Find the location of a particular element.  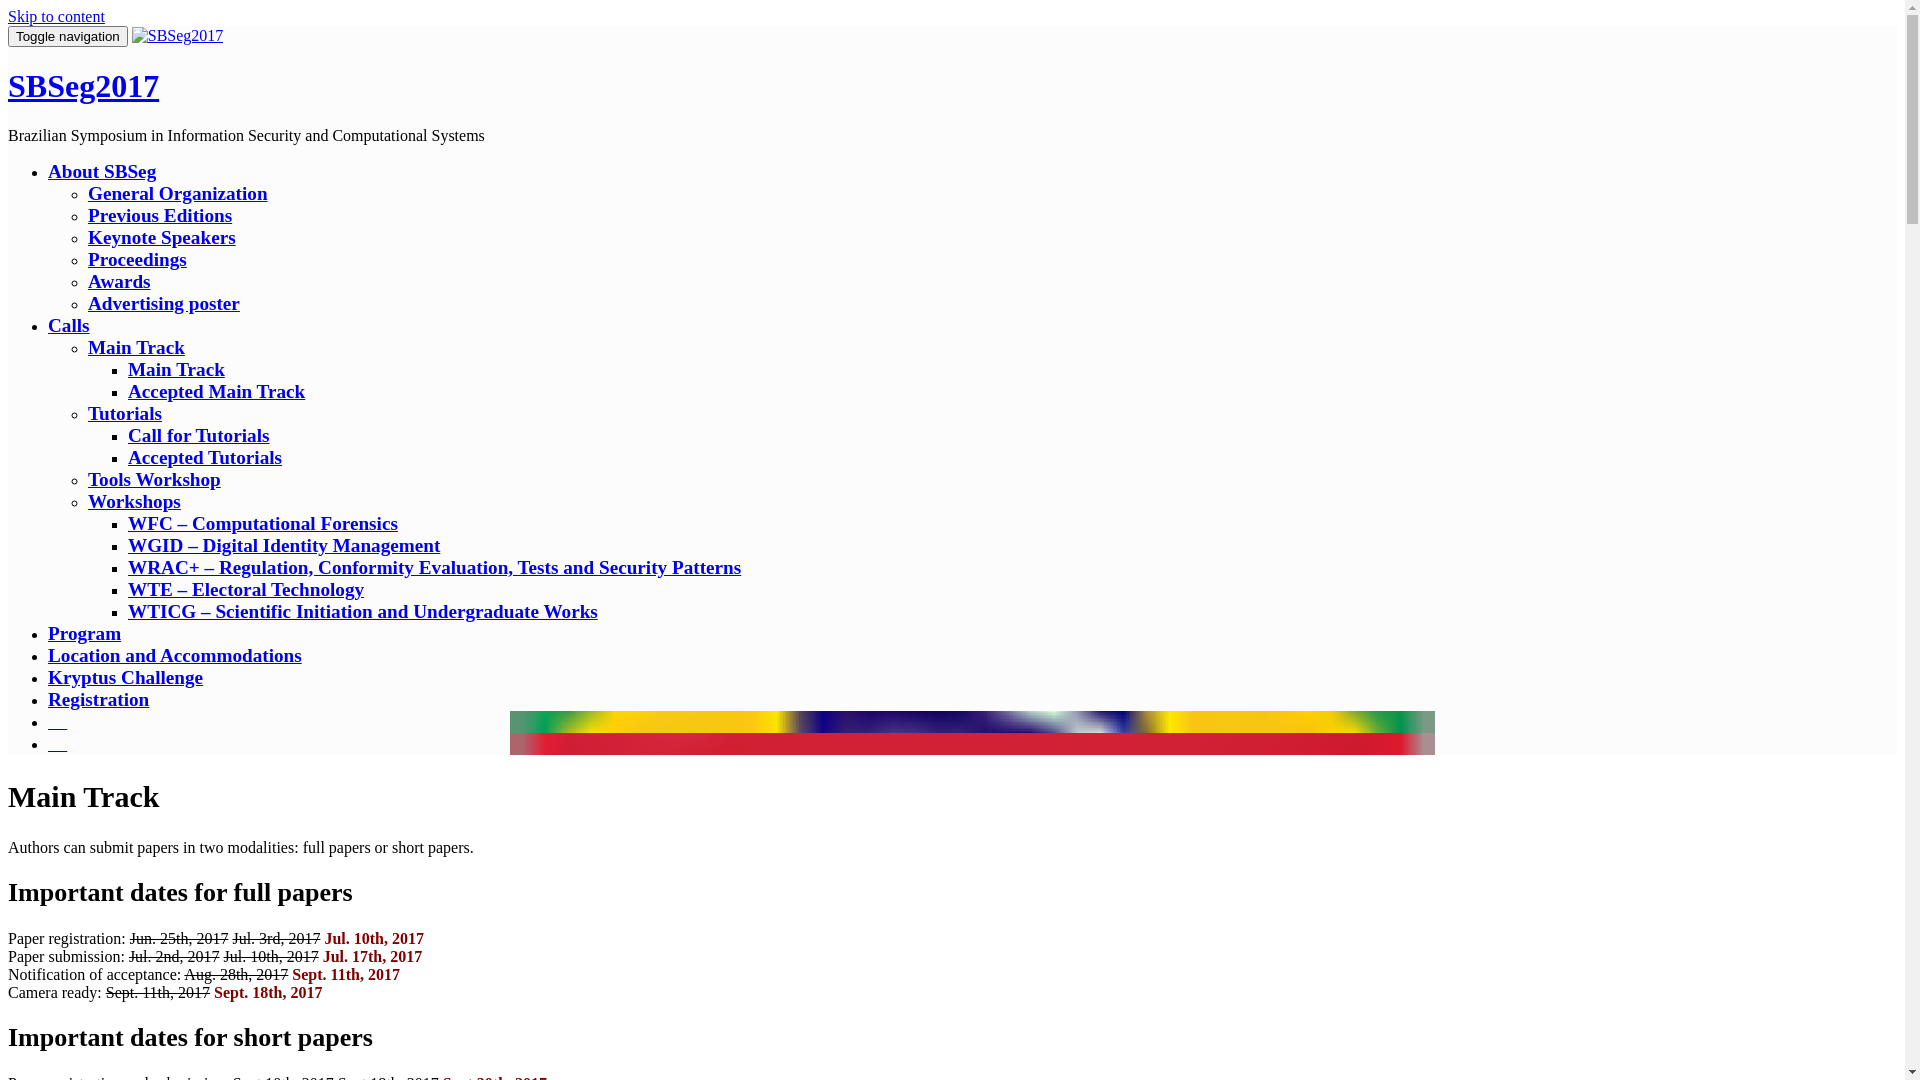

'Skip to content' is located at coordinates (8, 16).